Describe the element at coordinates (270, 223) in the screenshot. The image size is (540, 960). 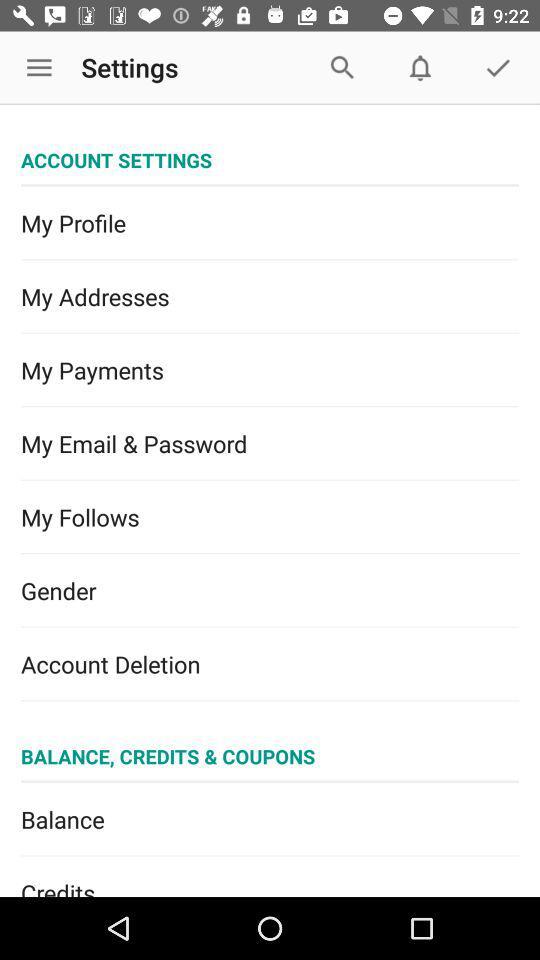
I see `my profile item` at that location.